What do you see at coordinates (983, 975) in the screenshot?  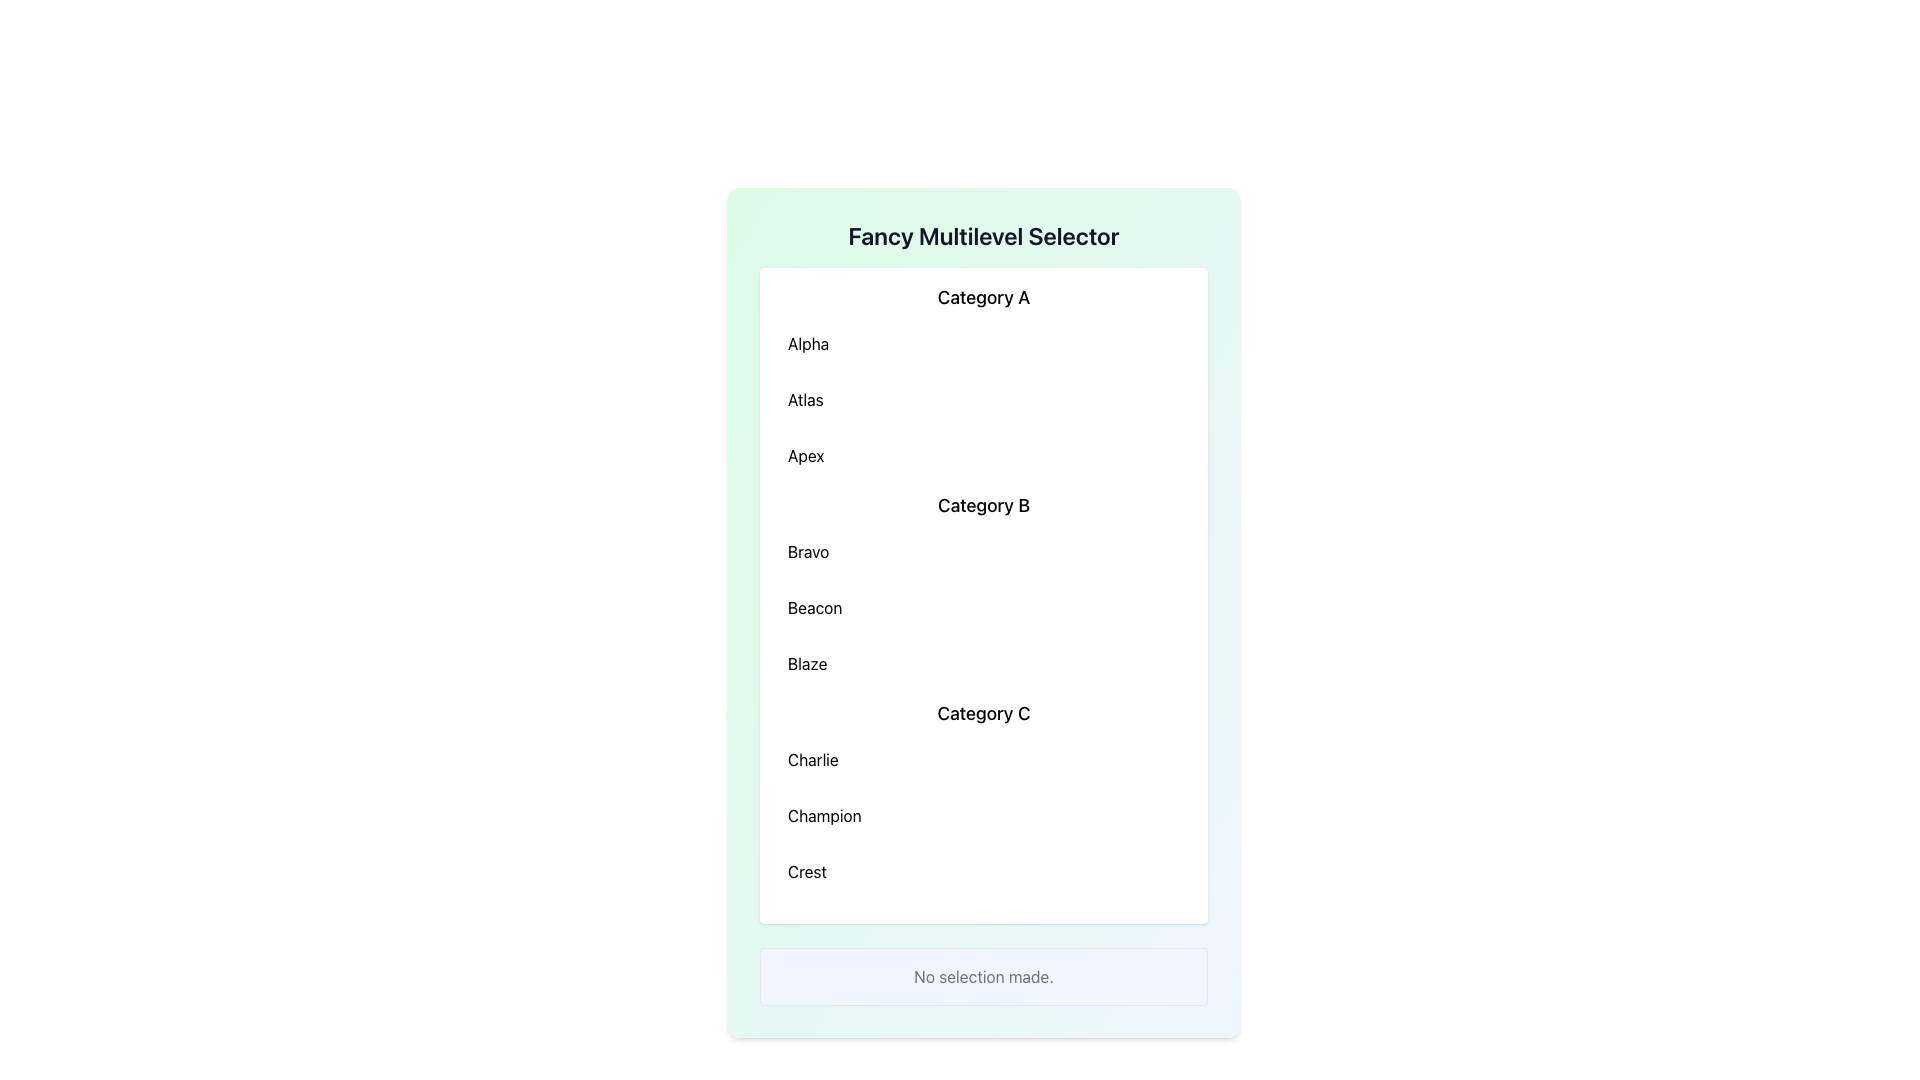 I see `the Informational Text Box located at the bottom of the 'Fancy Multilevel Selector' panel, which indicates that no option has been selected` at bounding box center [983, 975].